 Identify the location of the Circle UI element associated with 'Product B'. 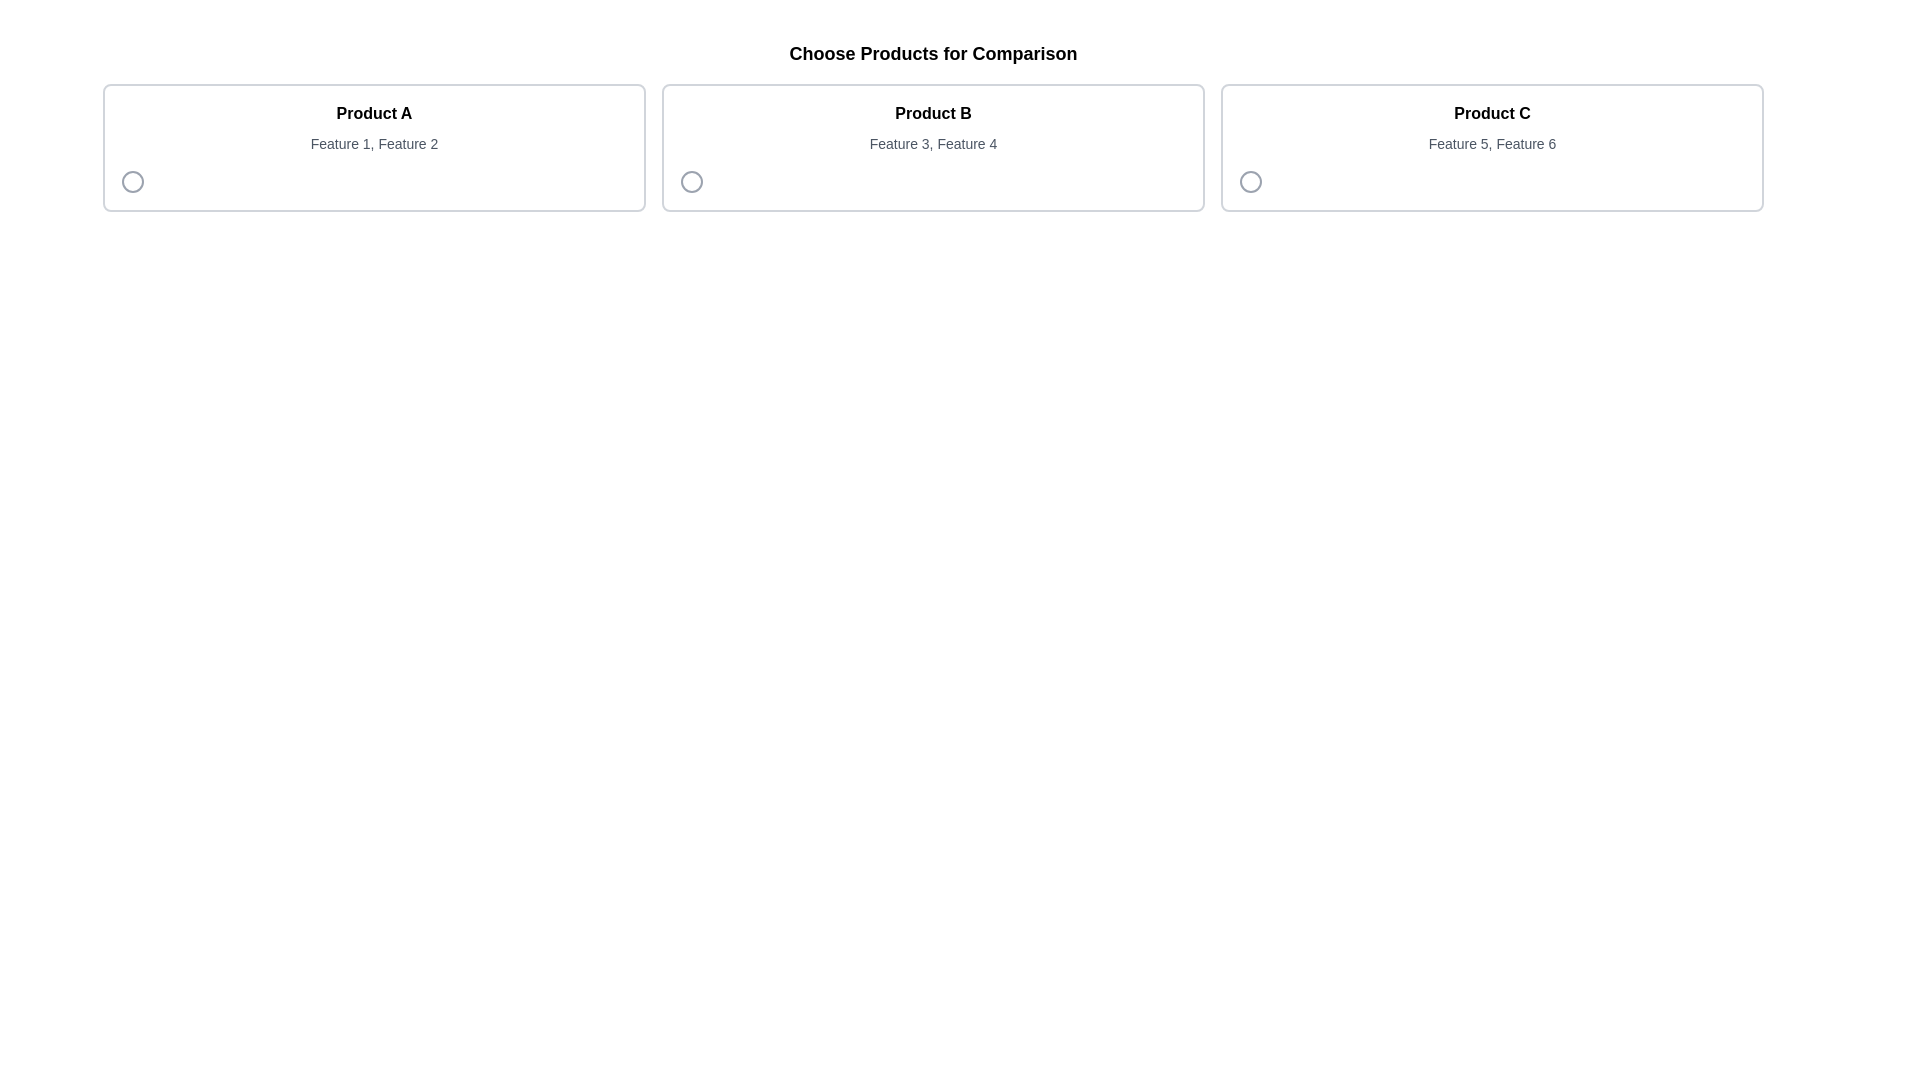
(691, 181).